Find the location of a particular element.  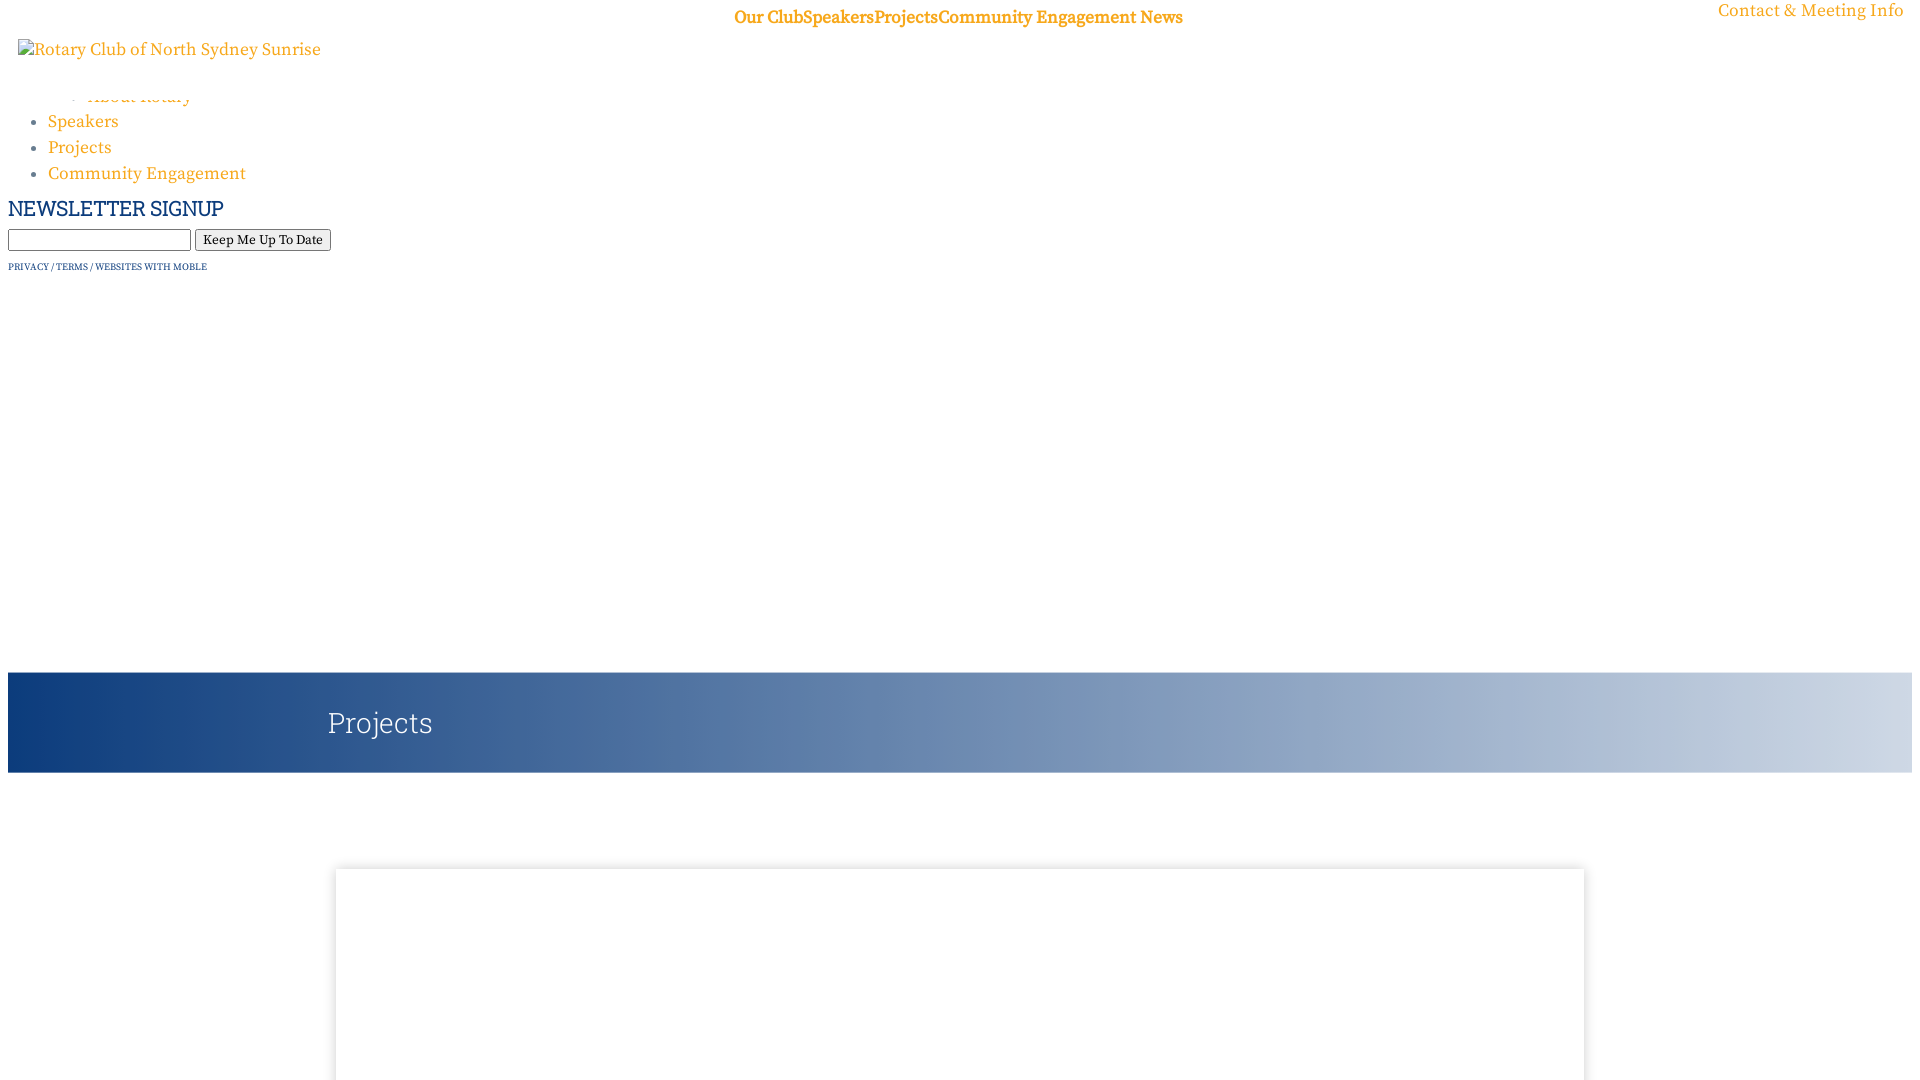

'Keep Me Up To Date' is located at coordinates (262, 238).